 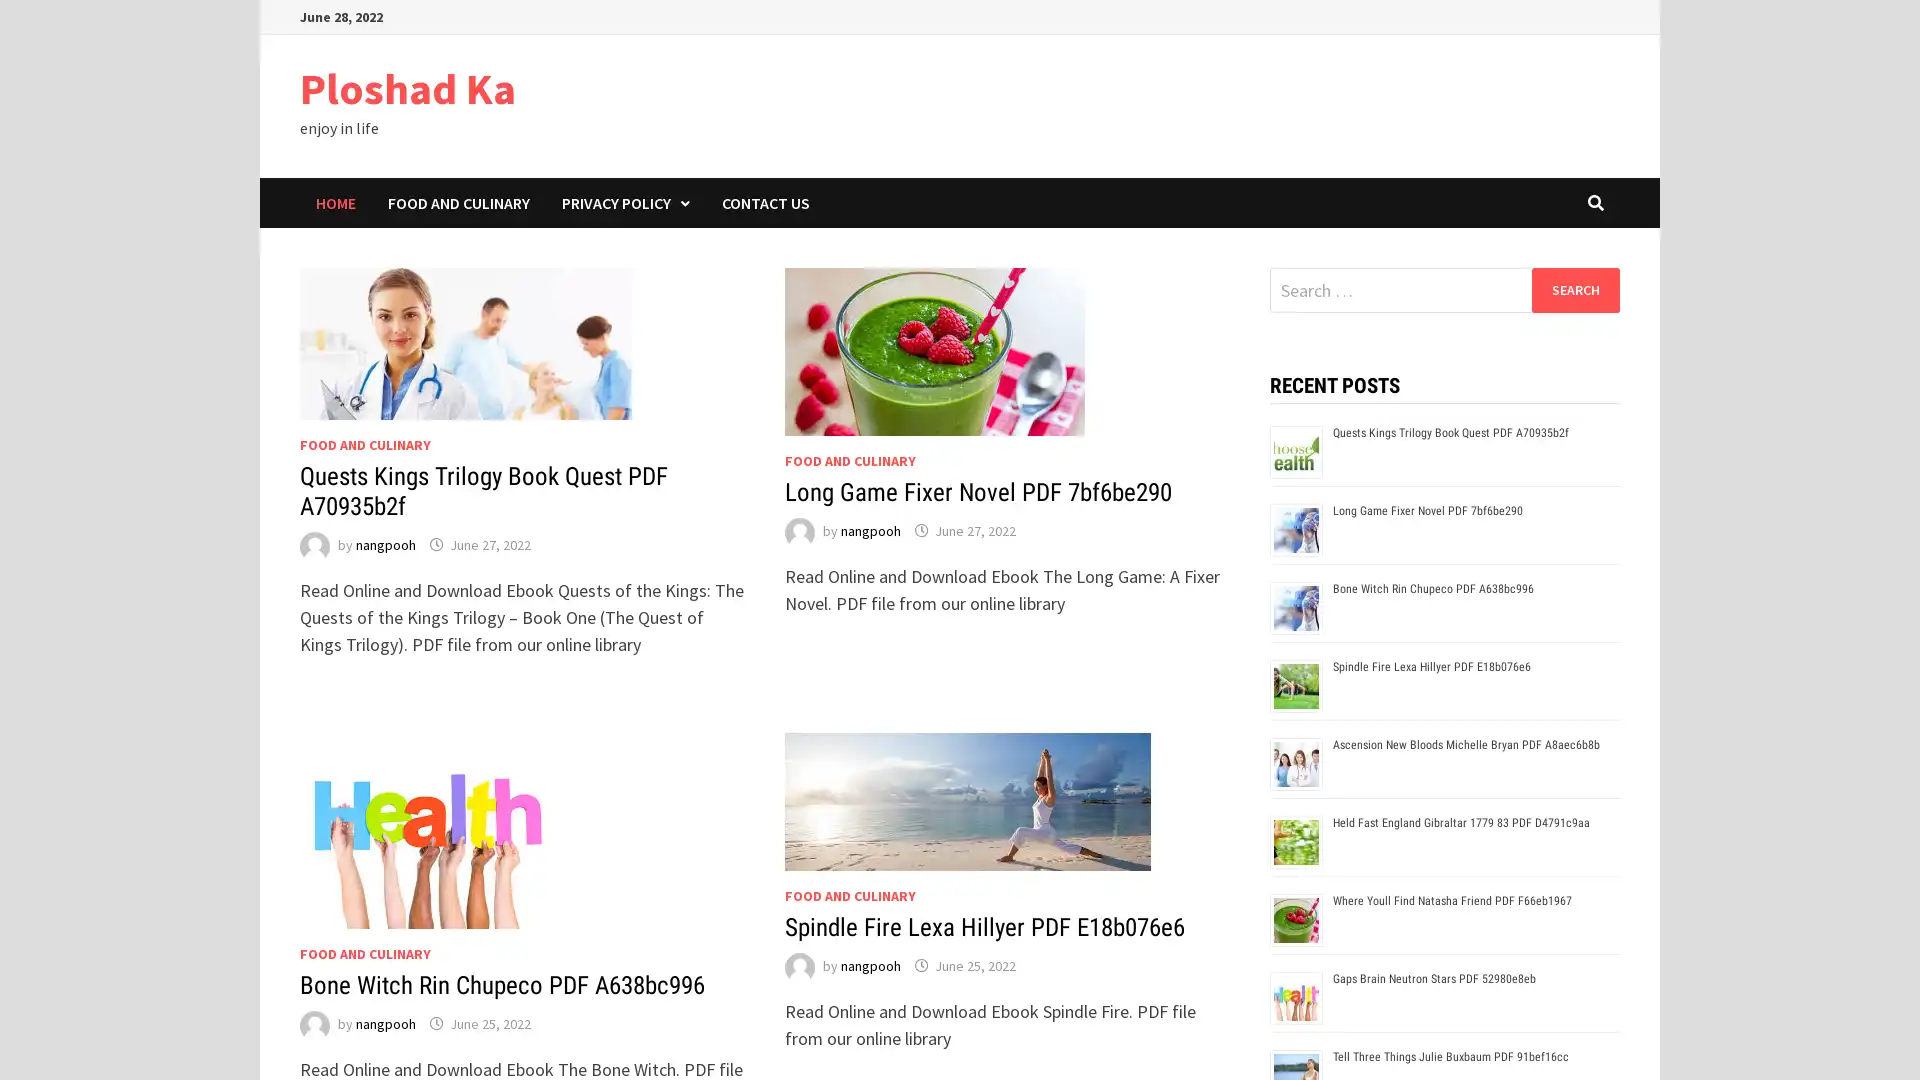 What do you see at coordinates (1574, 289) in the screenshot?
I see `Search` at bounding box center [1574, 289].